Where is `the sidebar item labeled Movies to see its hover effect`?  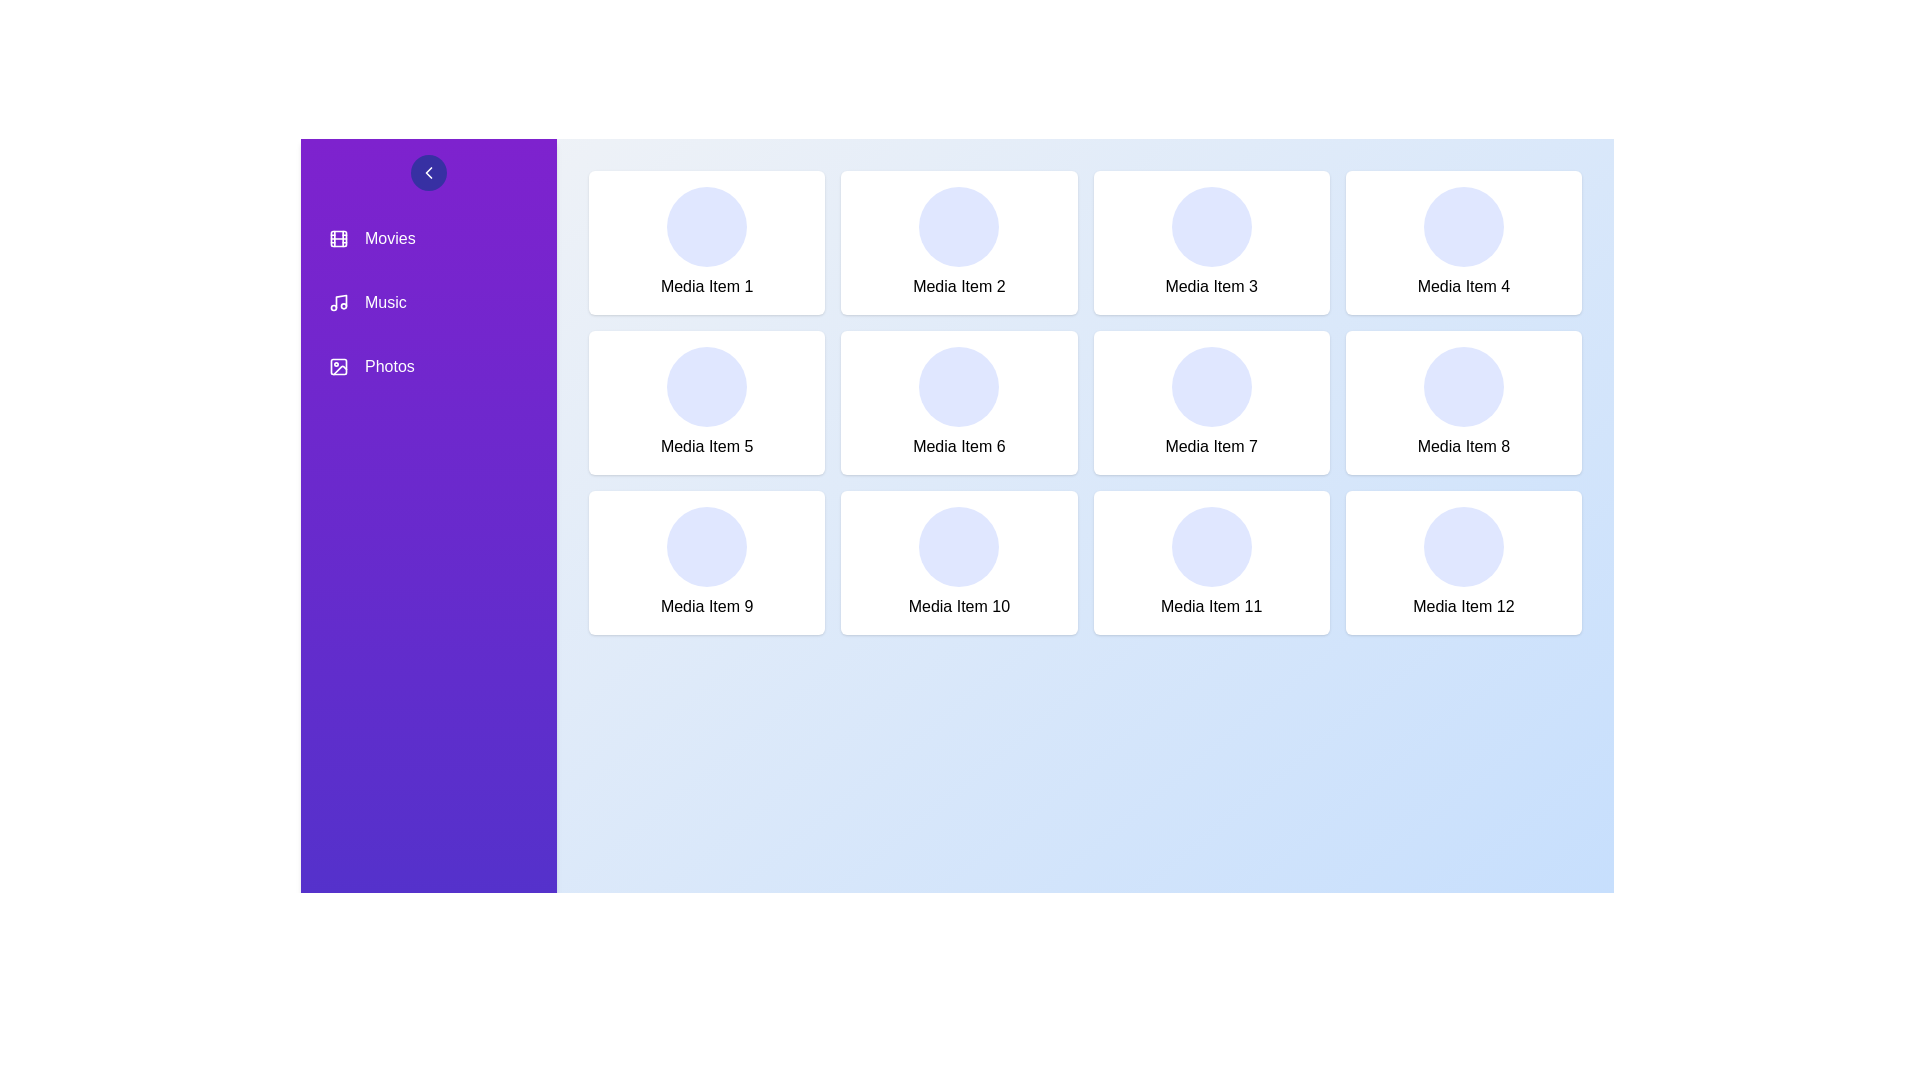
the sidebar item labeled Movies to see its hover effect is located at coordinates (427, 238).